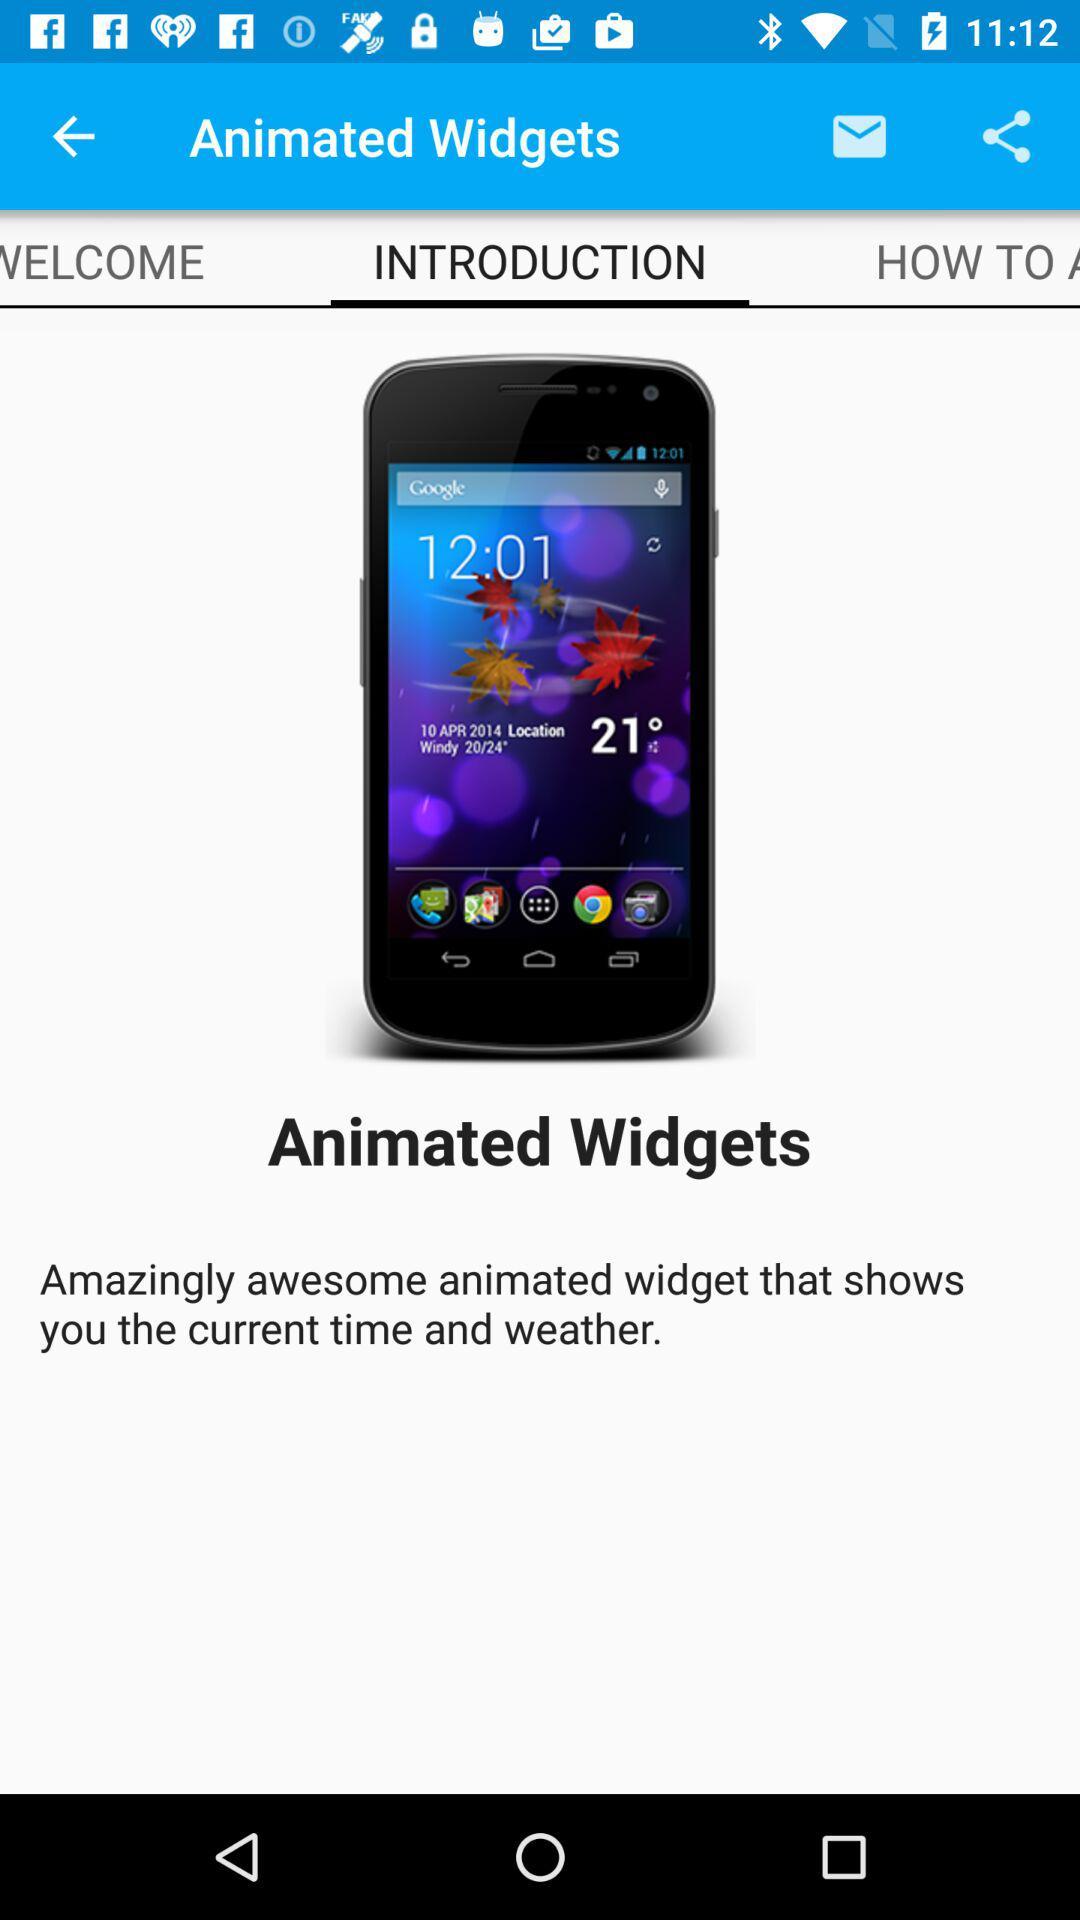 This screenshot has height=1920, width=1080. I want to click on item next to animated widgets item, so click(858, 135).